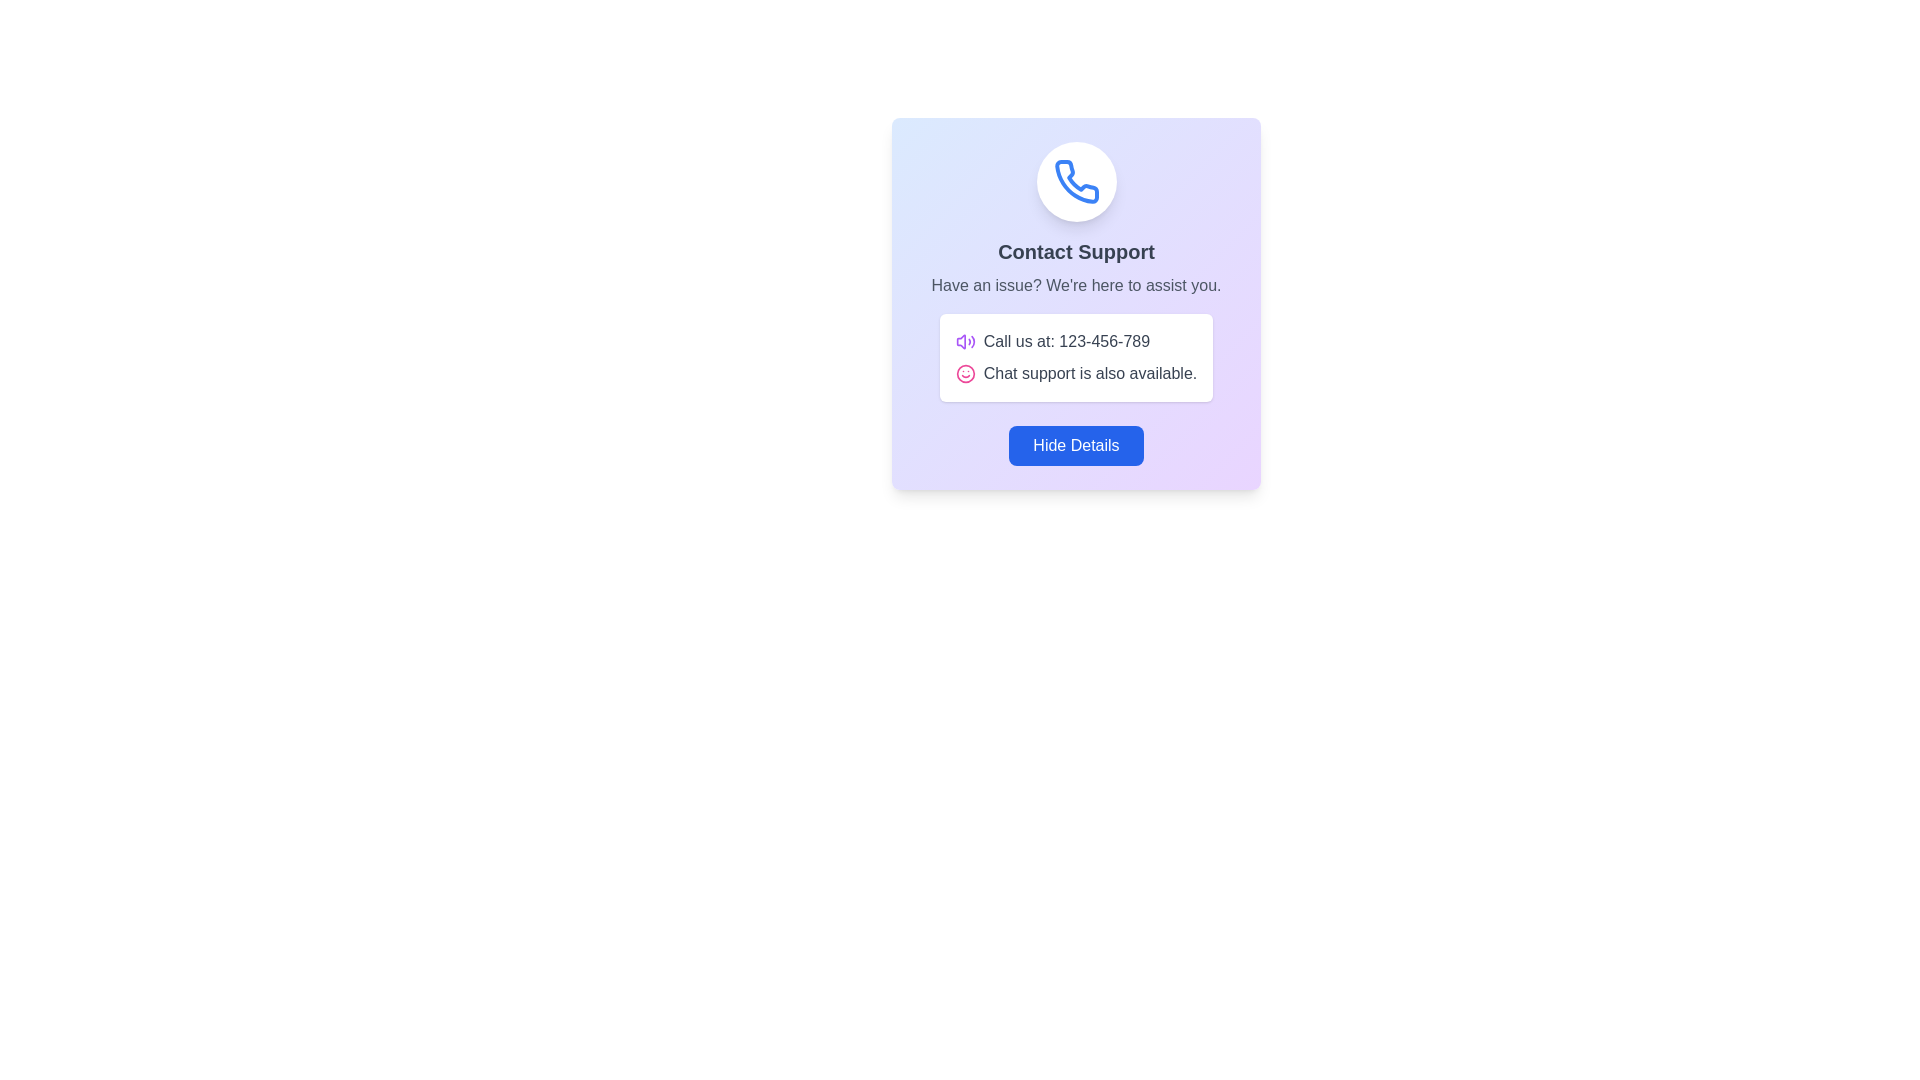 The height and width of the screenshot is (1080, 1920). Describe the element at coordinates (1075, 181) in the screenshot. I see `the blue phone receiver icon centered within the 'Contact Support' card, which is surrounded by a light purple background` at that location.